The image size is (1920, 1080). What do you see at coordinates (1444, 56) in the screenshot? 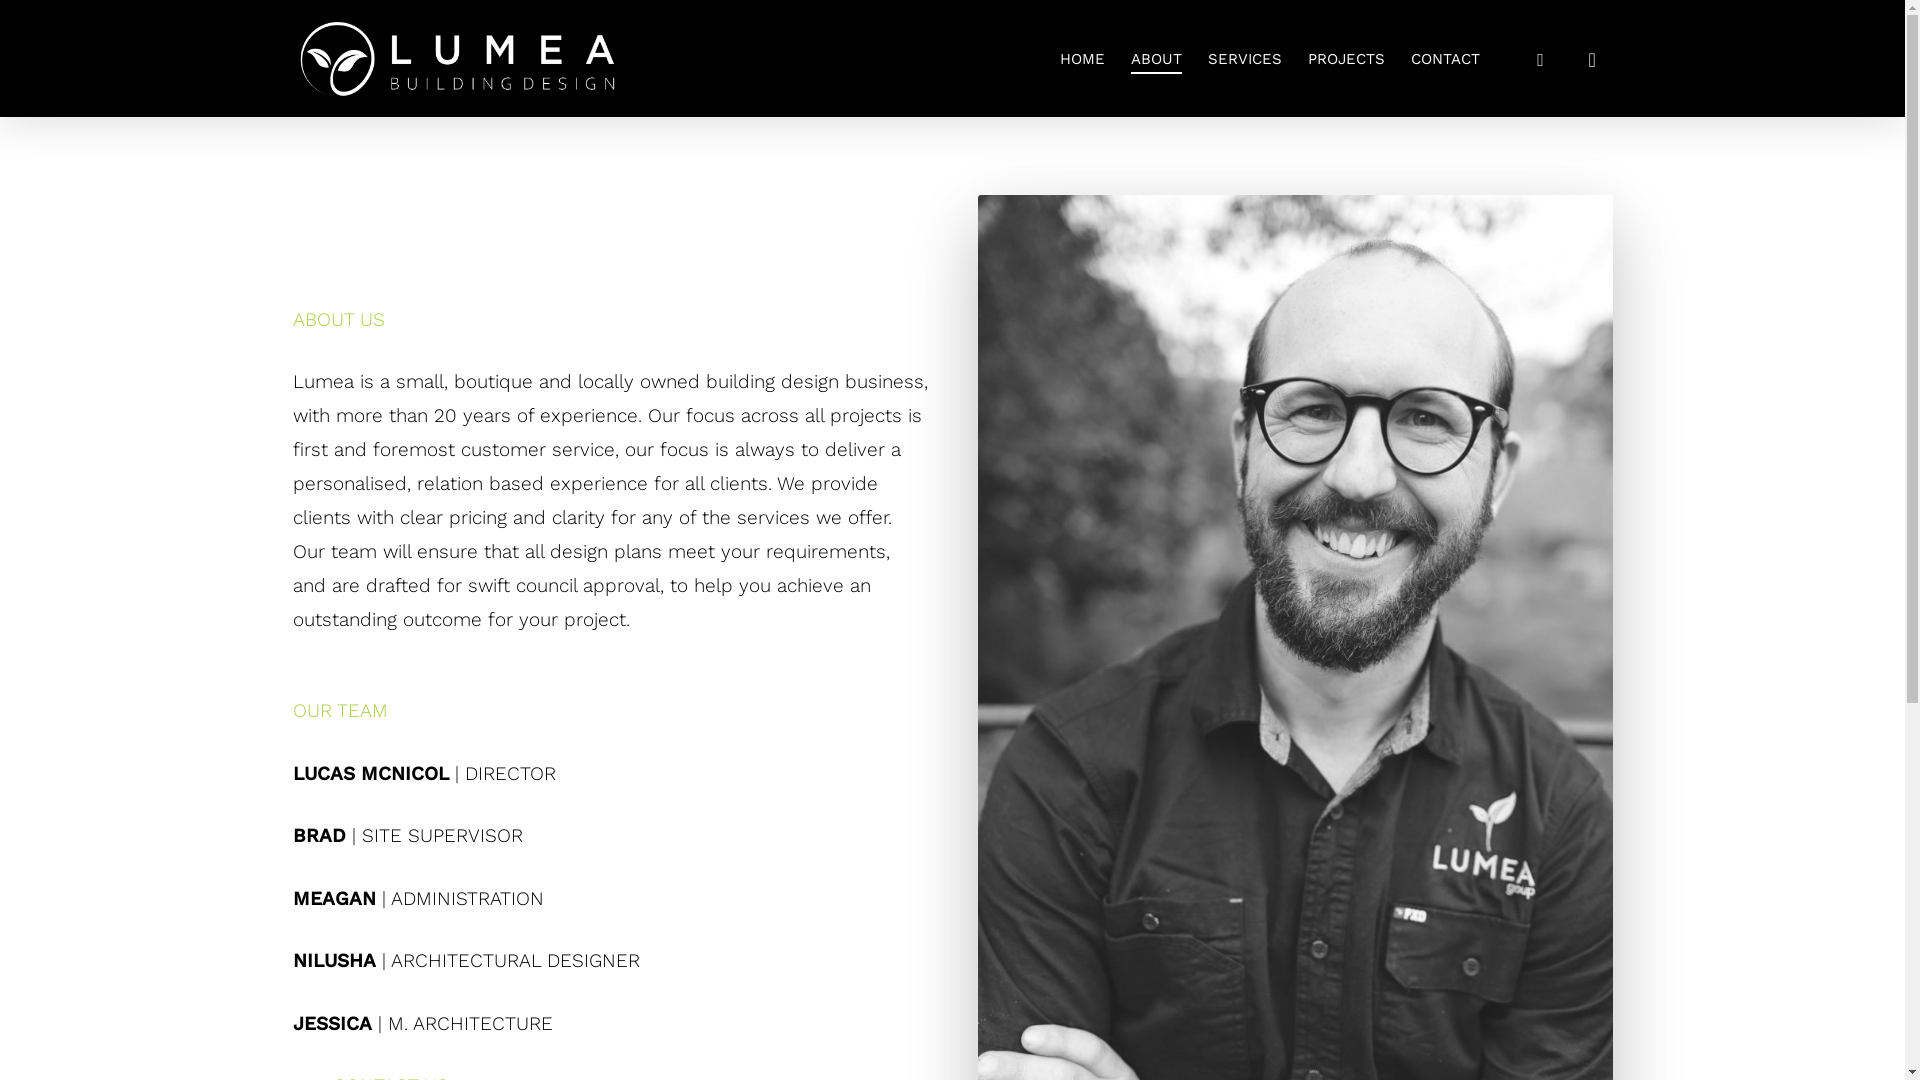
I see `'CONTACT'` at bounding box center [1444, 56].